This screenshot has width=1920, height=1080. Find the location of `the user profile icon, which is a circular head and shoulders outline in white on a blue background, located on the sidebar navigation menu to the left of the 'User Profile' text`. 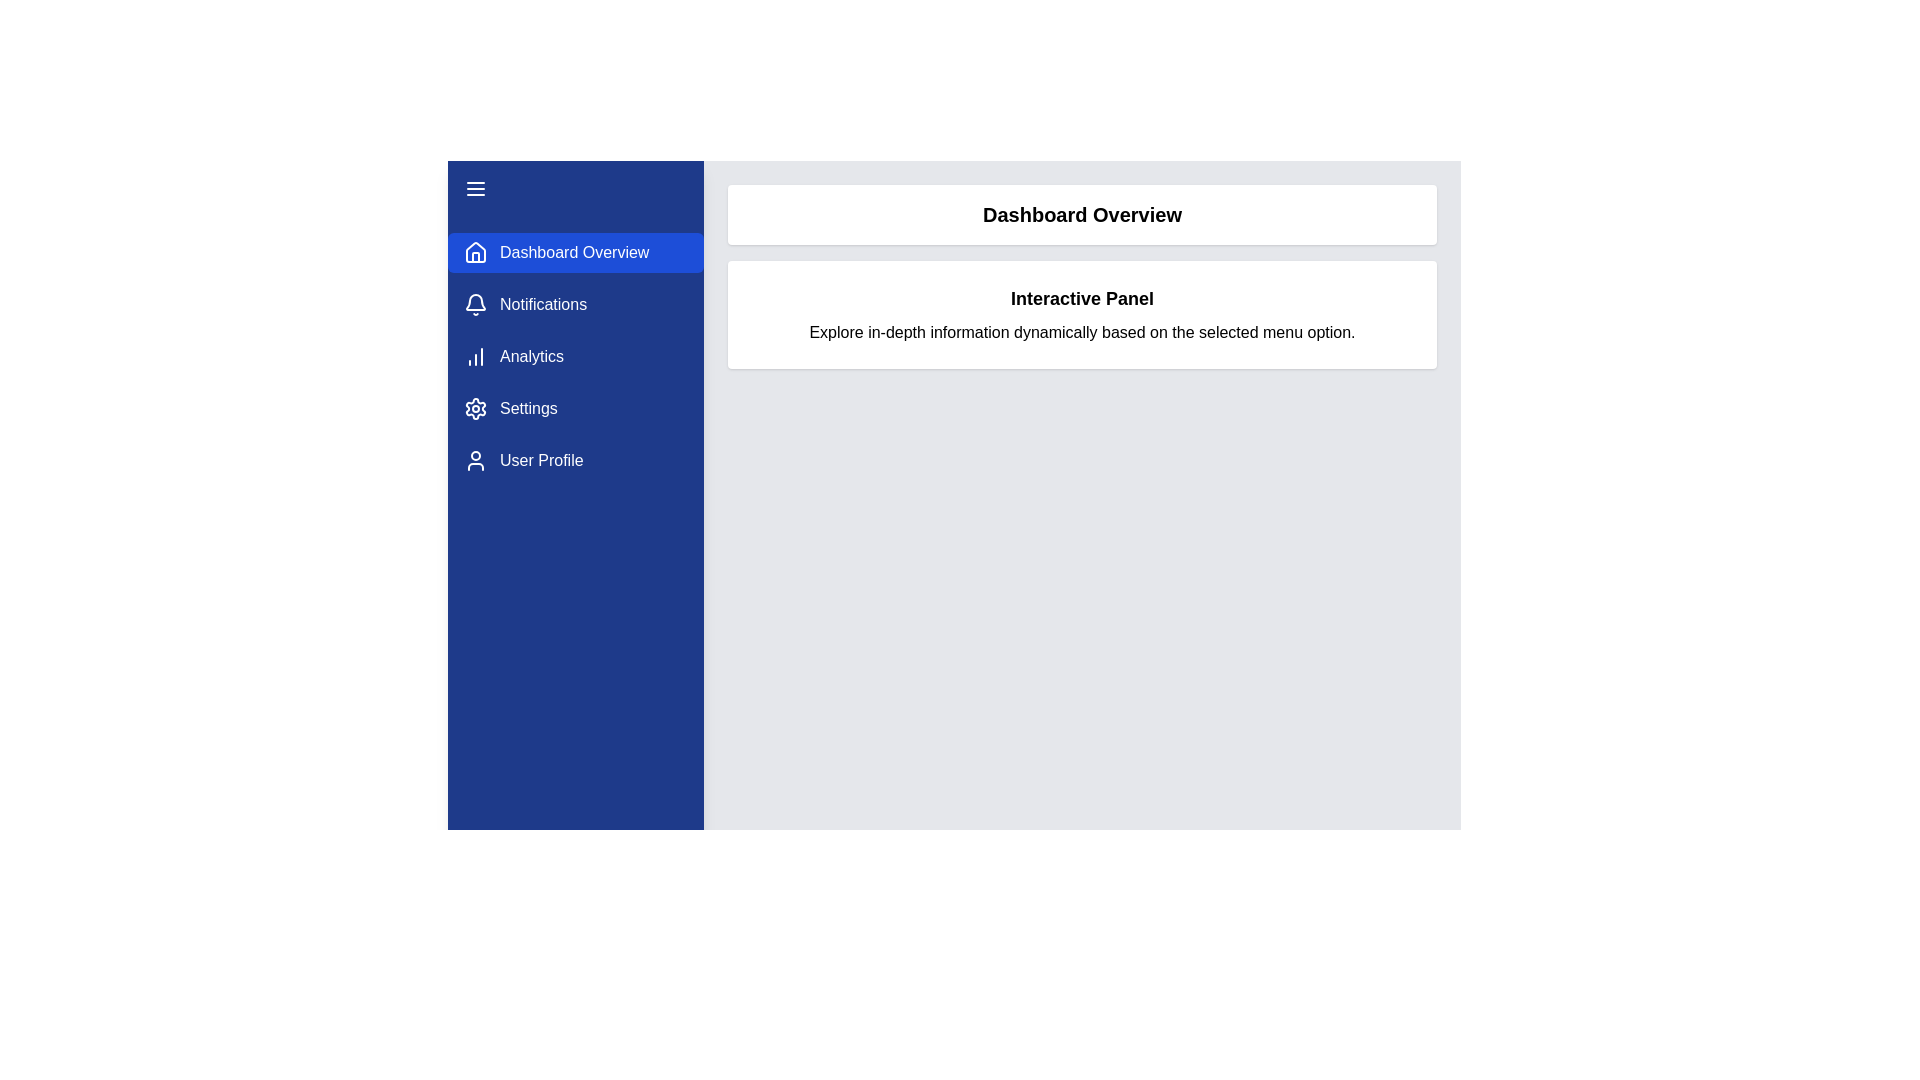

the user profile icon, which is a circular head and shoulders outline in white on a blue background, located on the sidebar navigation menu to the left of the 'User Profile' text is located at coordinates (474, 461).